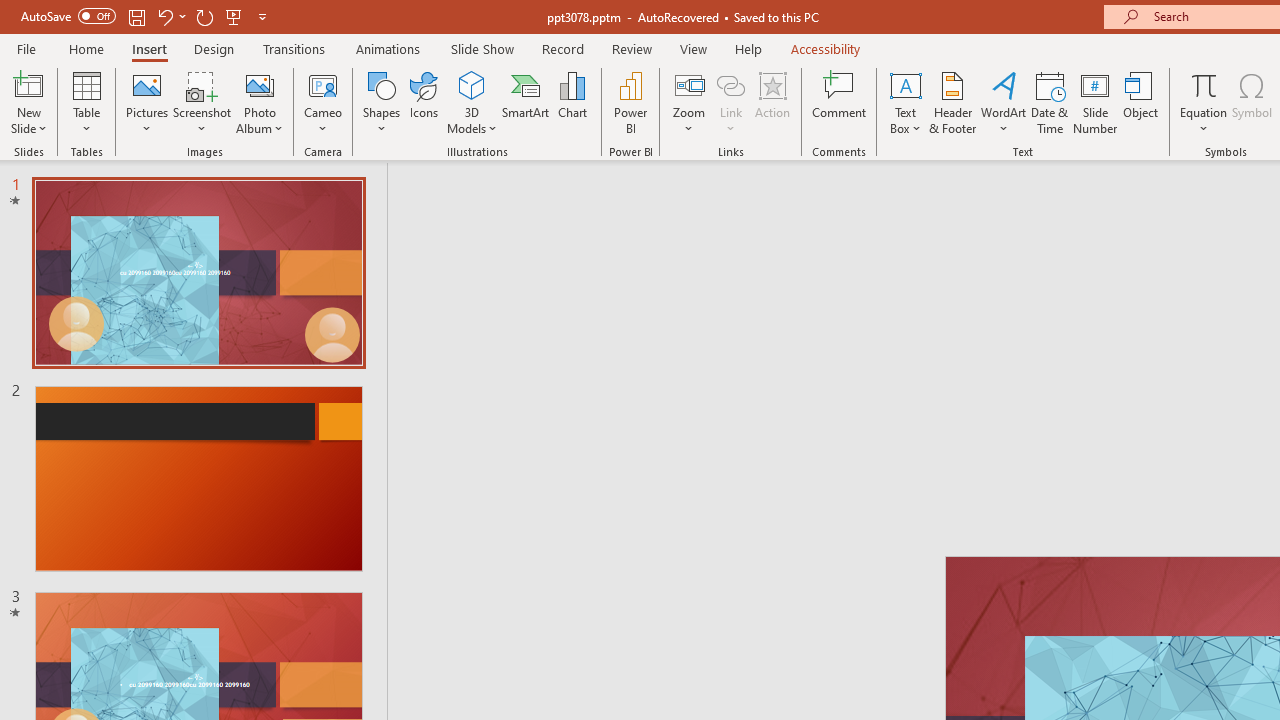  Describe the element at coordinates (839, 103) in the screenshot. I see `'Comment'` at that location.